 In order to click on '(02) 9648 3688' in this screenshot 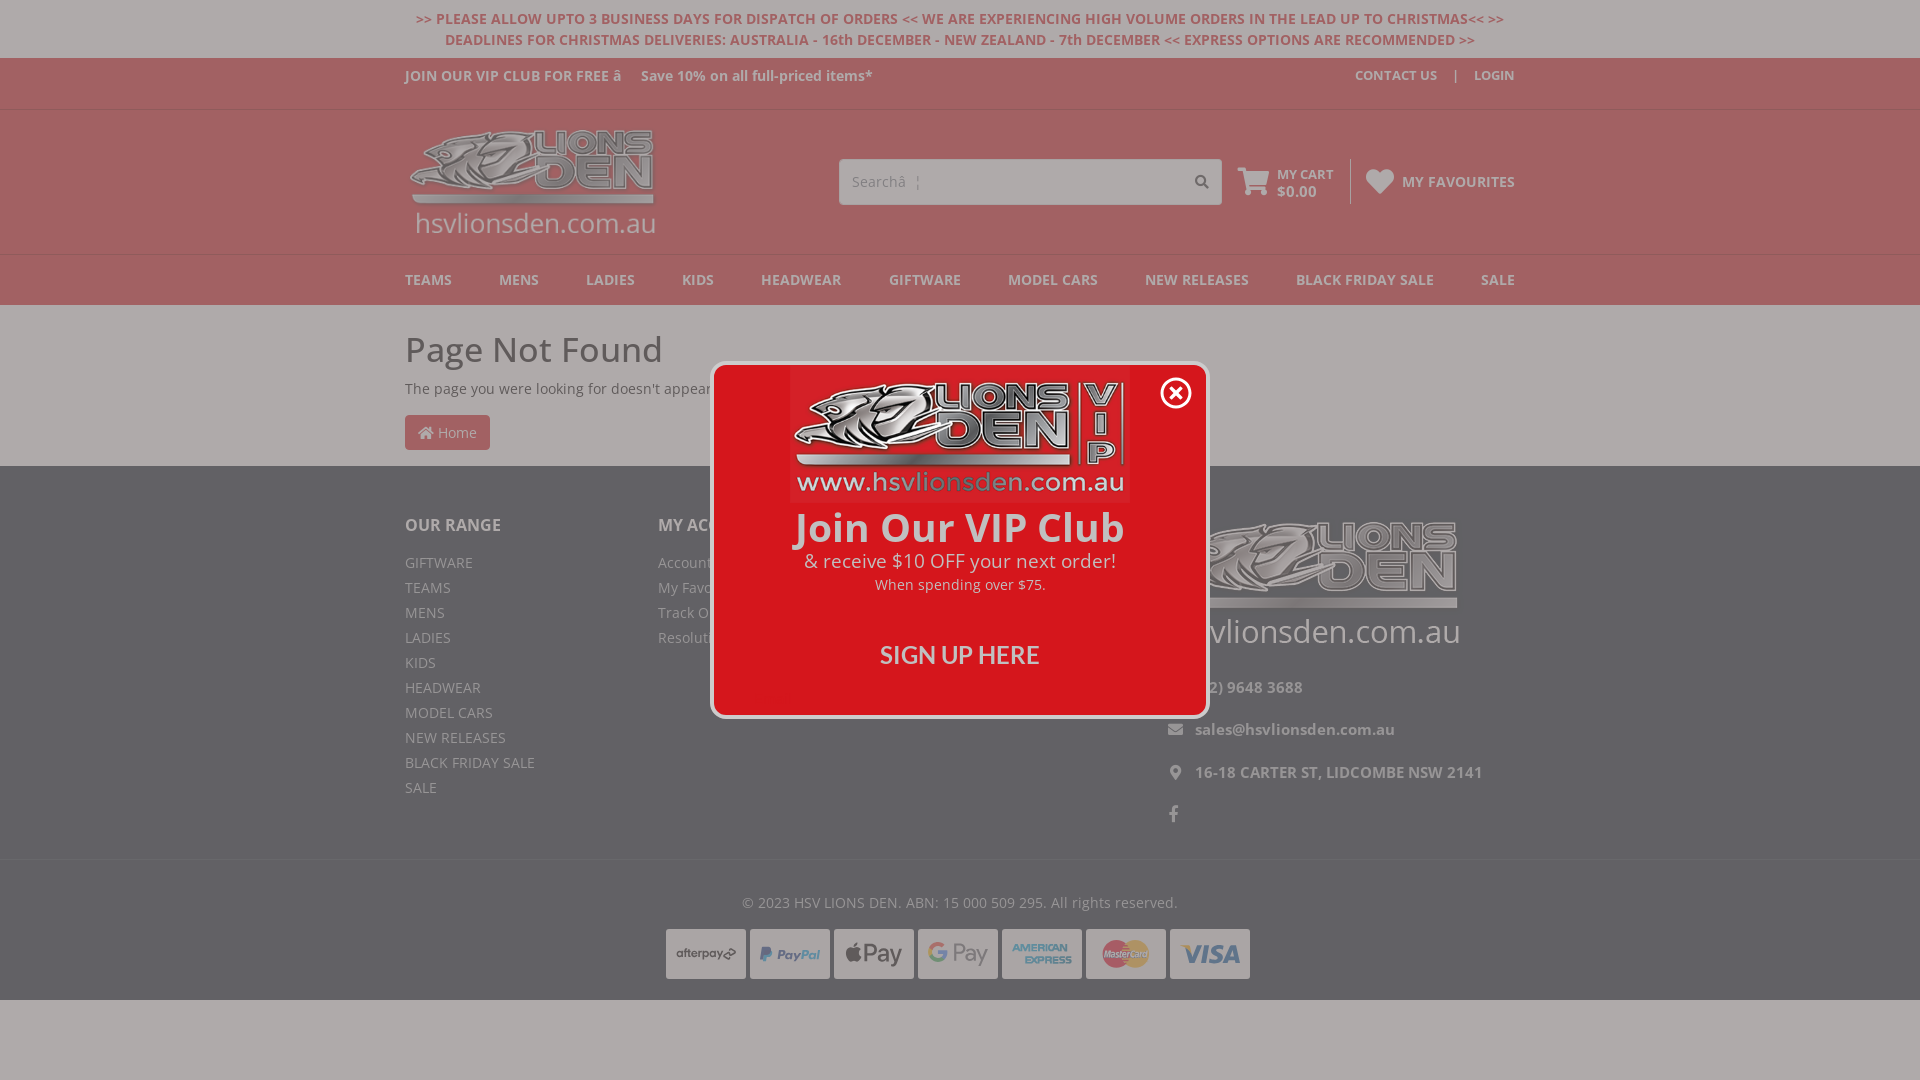, I will do `click(1247, 685)`.